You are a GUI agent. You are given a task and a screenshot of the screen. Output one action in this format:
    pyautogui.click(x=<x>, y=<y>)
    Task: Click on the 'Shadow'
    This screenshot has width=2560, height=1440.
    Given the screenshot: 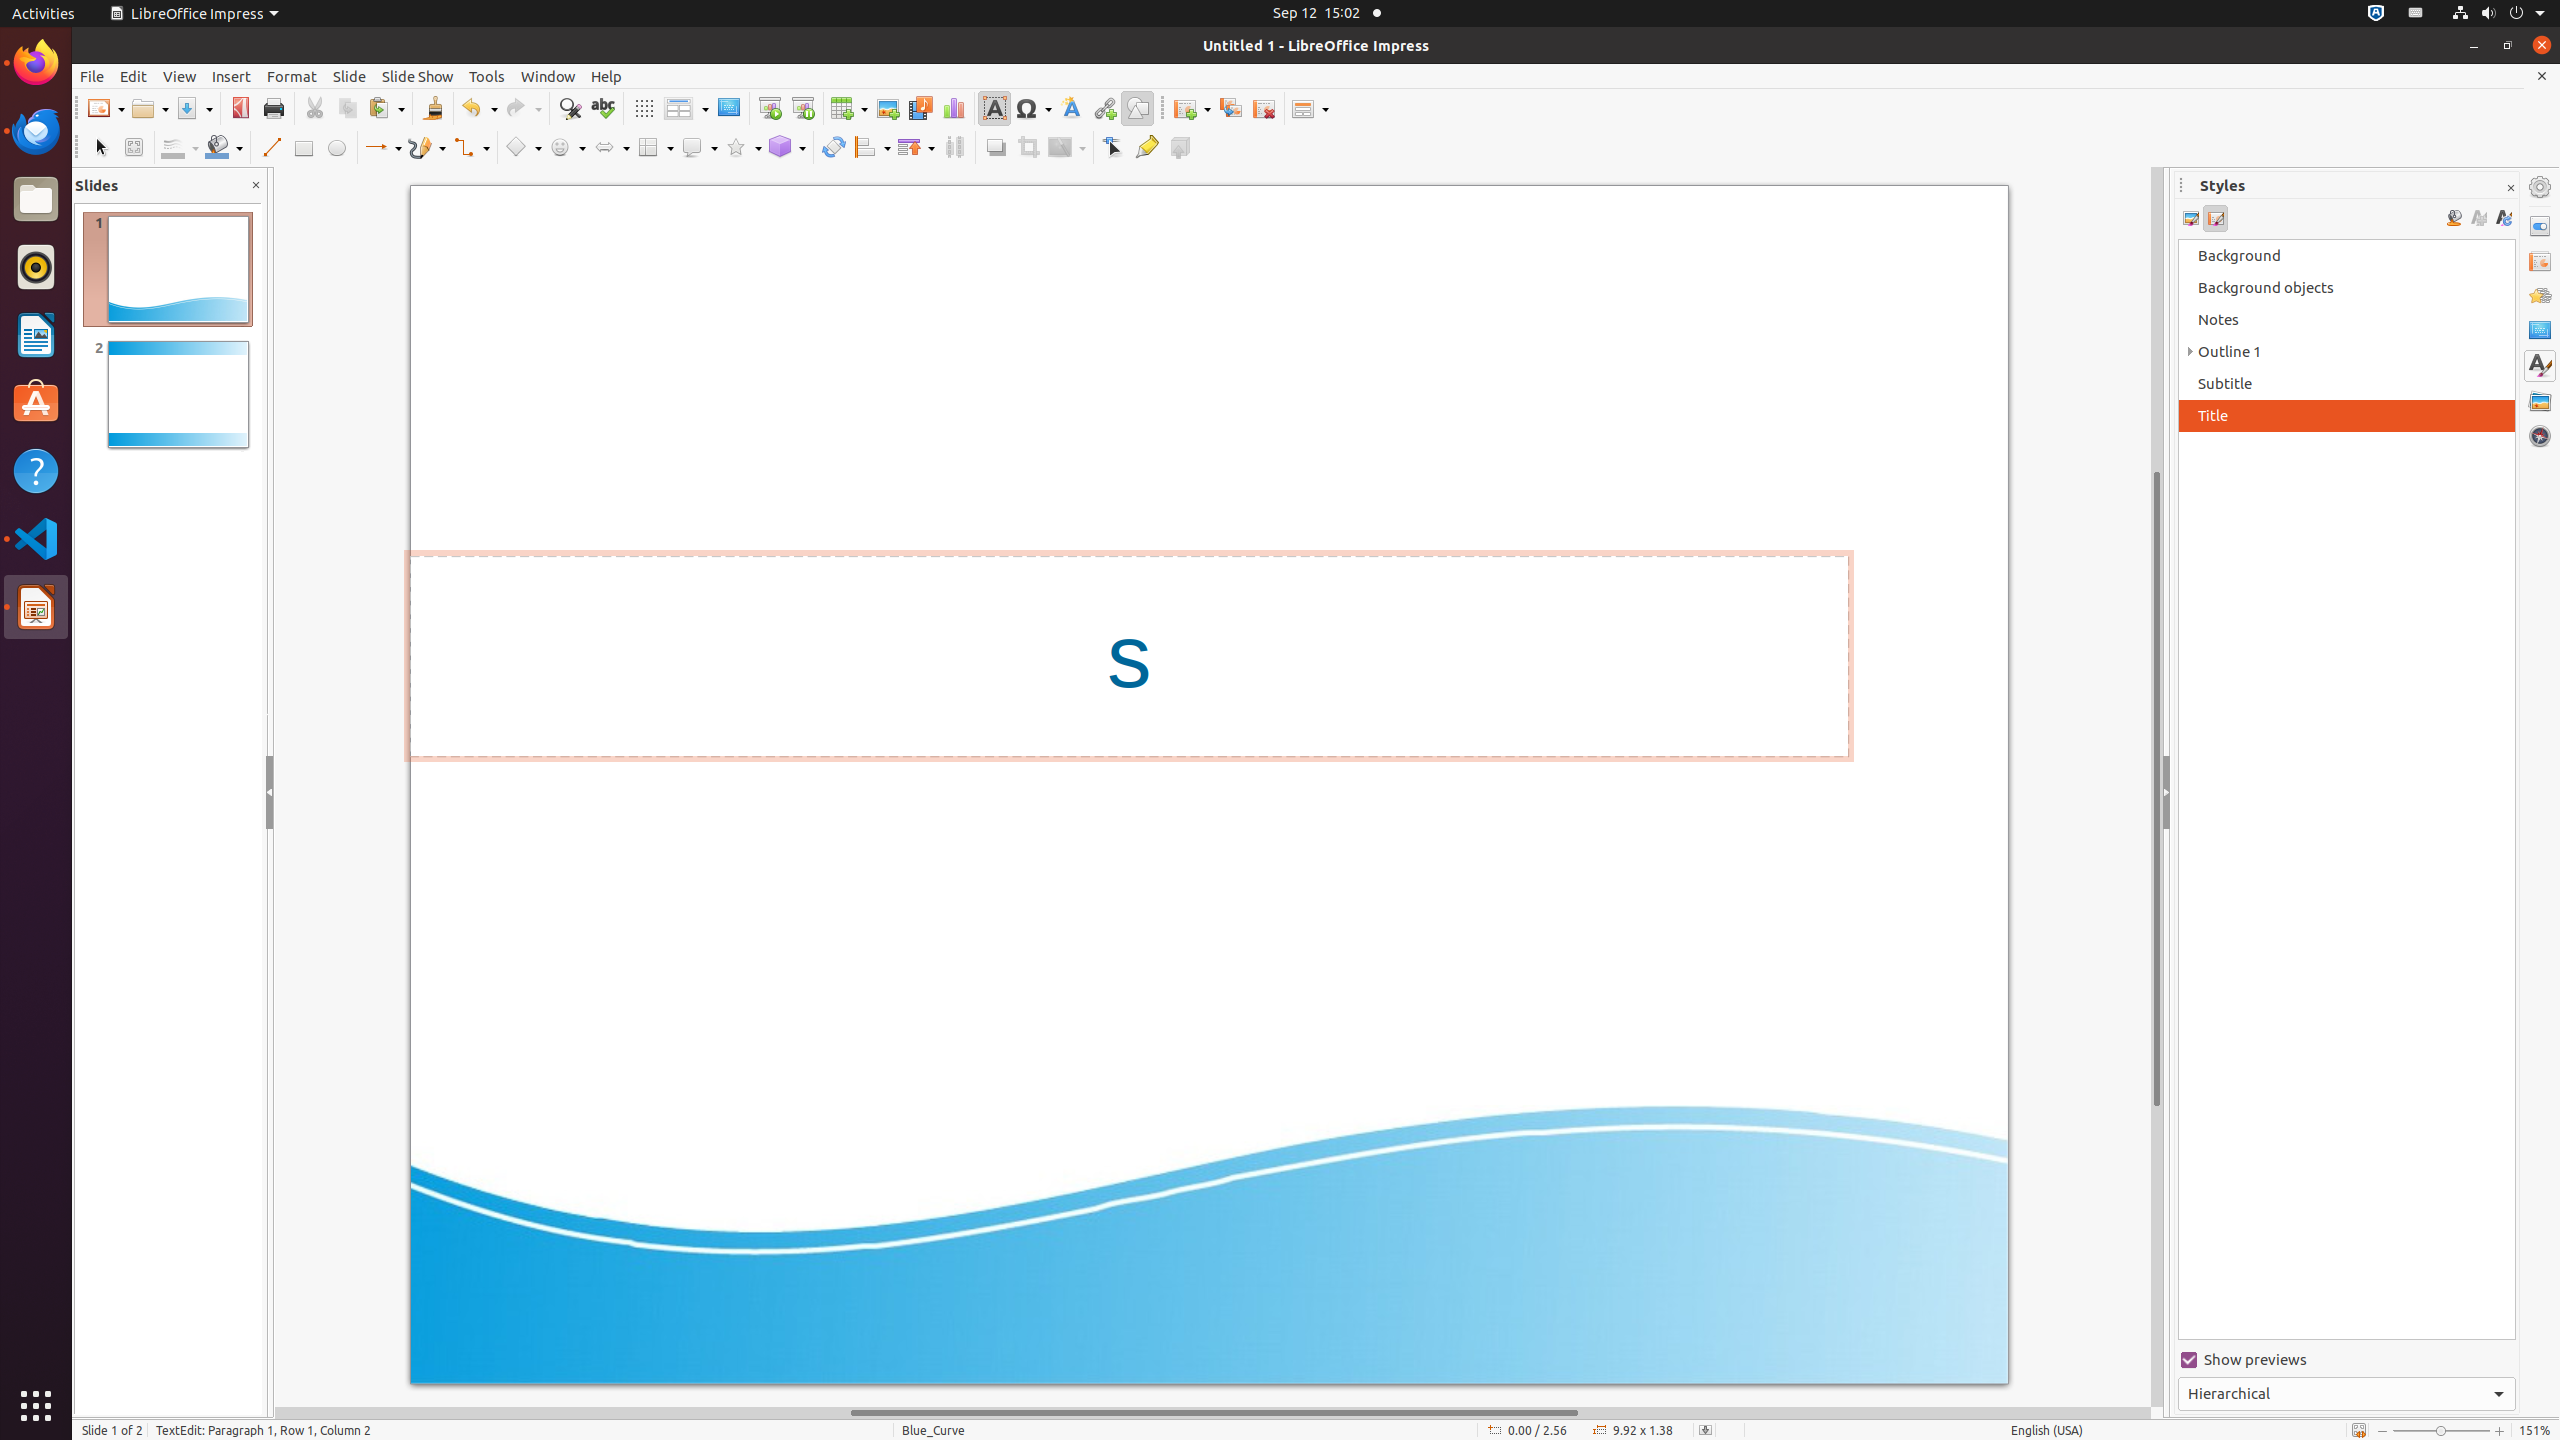 What is the action you would take?
    pyautogui.click(x=994, y=146)
    